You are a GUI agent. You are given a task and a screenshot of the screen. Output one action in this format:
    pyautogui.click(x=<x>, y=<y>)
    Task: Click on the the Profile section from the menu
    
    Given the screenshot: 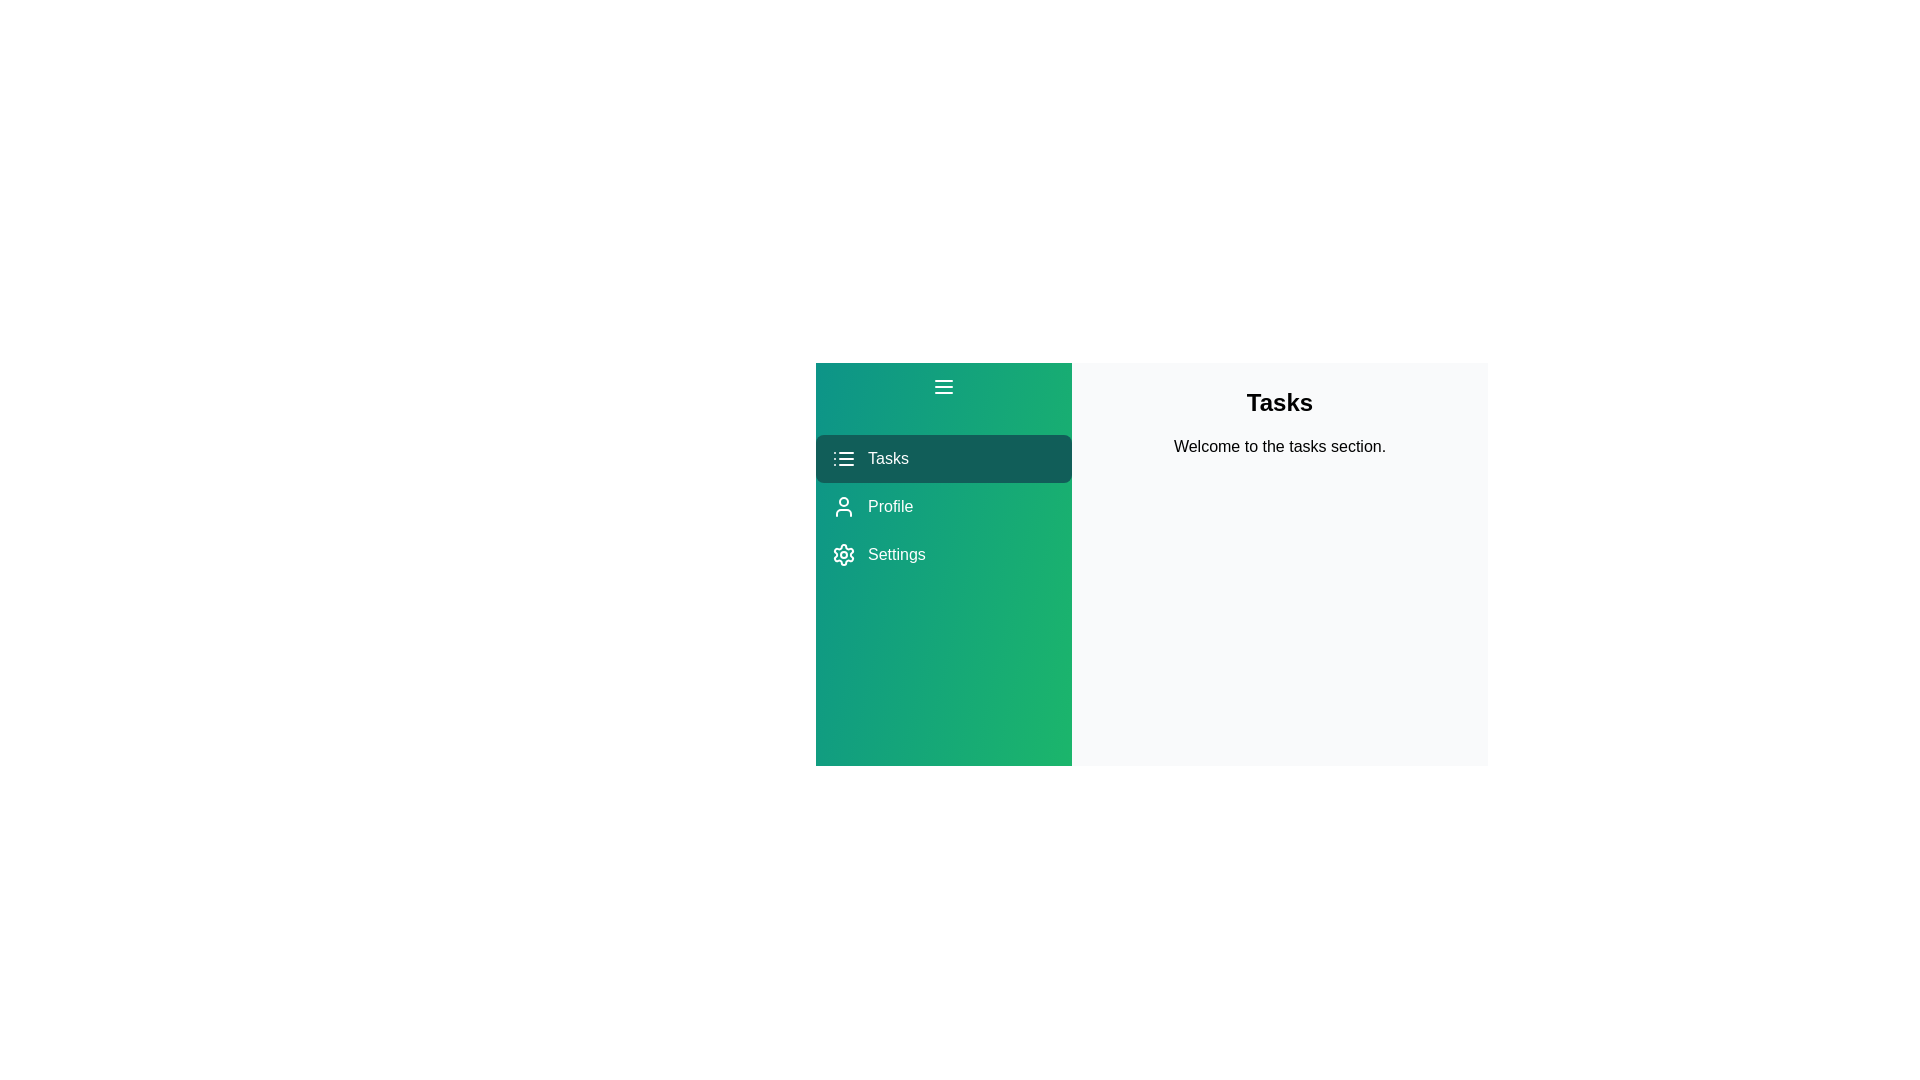 What is the action you would take?
    pyautogui.click(x=943, y=505)
    